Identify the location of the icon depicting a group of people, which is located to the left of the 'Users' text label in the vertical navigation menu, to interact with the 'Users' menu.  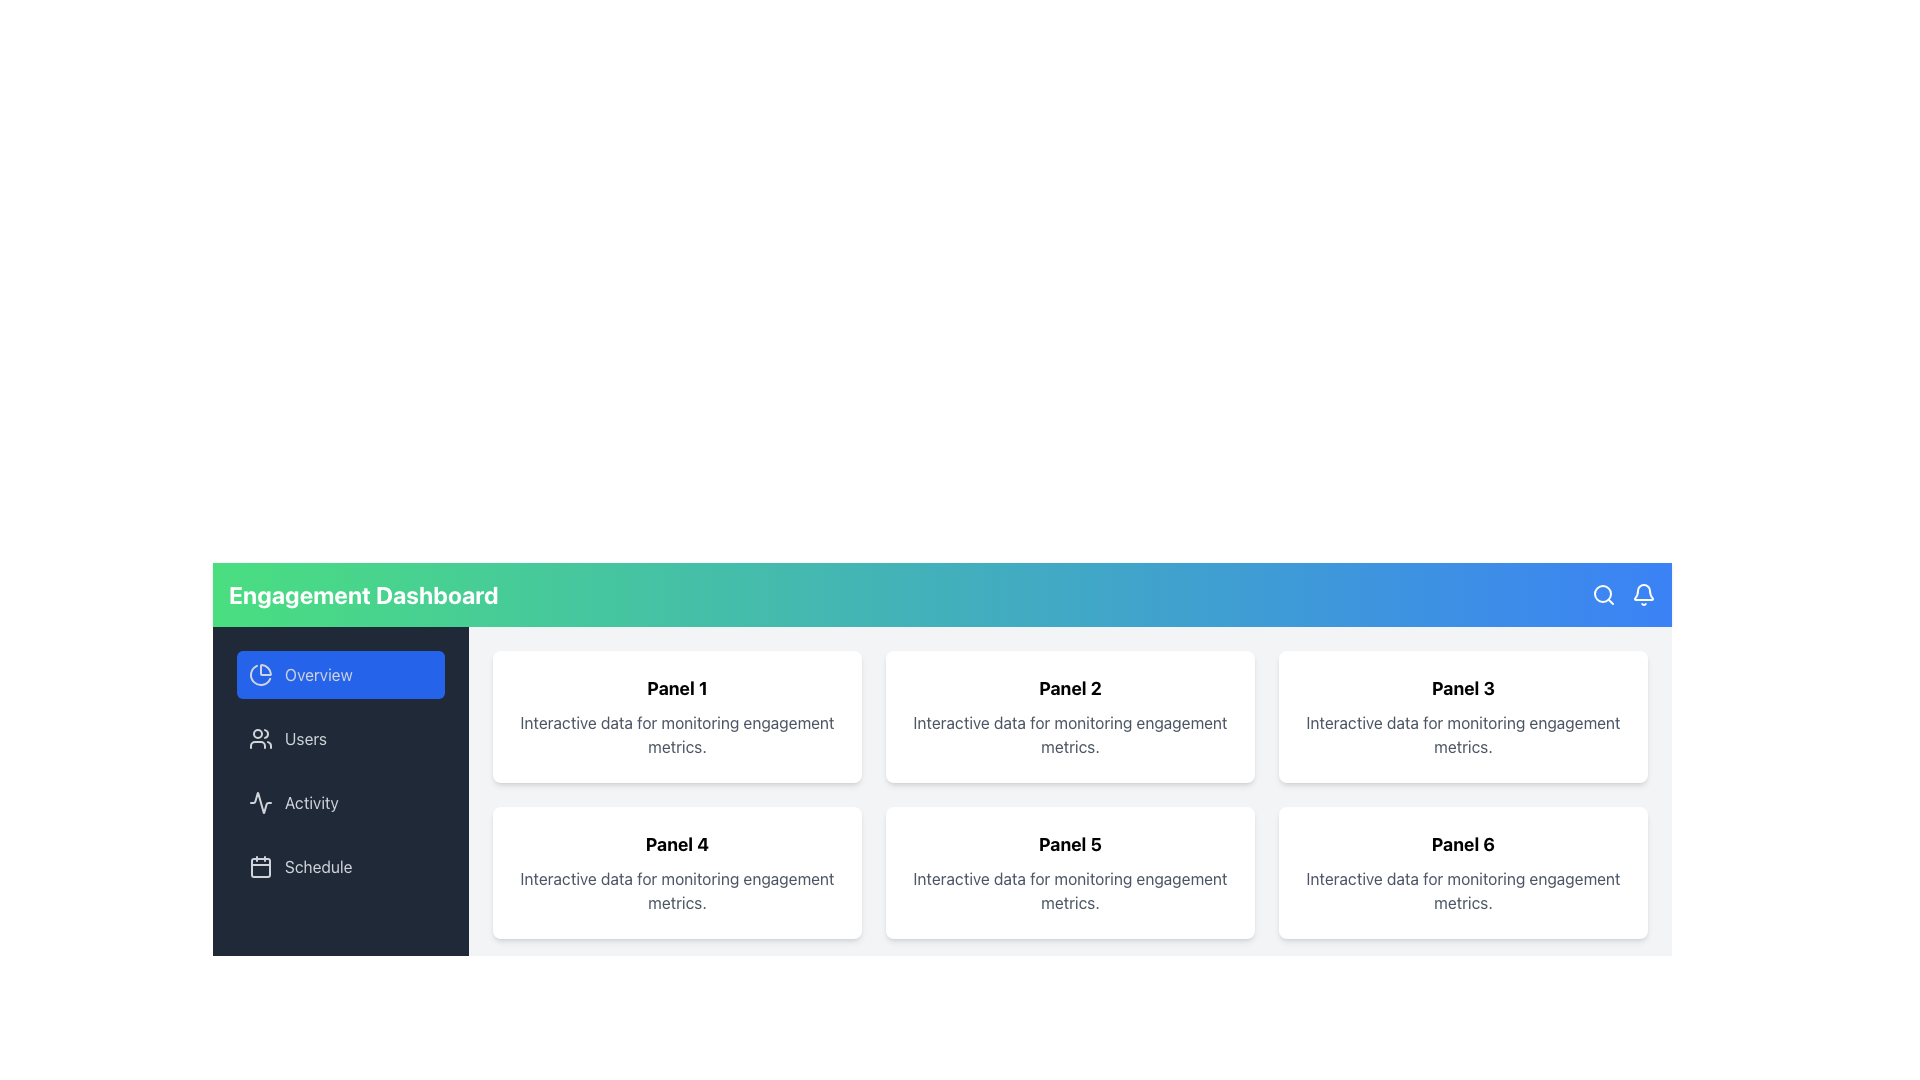
(259, 739).